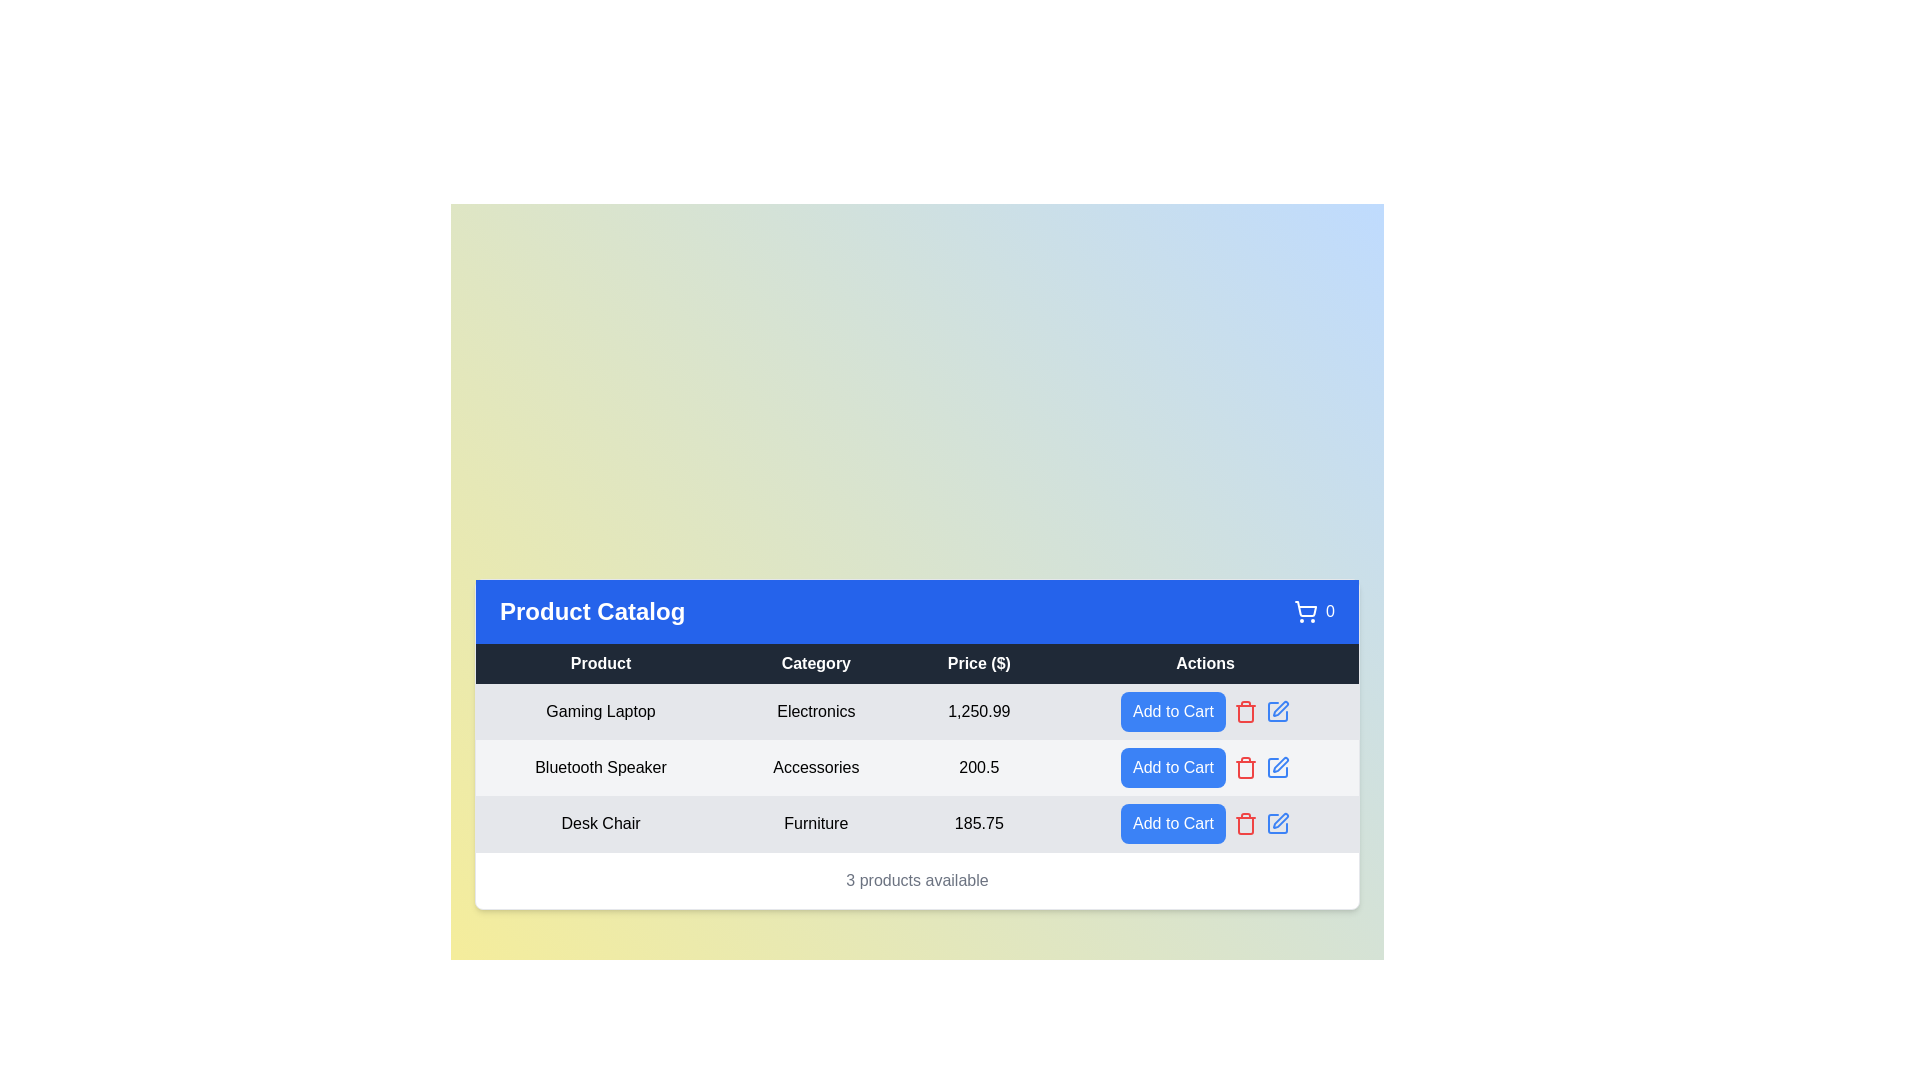  I want to click on the button in the 'Actions' column of the second row, so click(1204, 766).